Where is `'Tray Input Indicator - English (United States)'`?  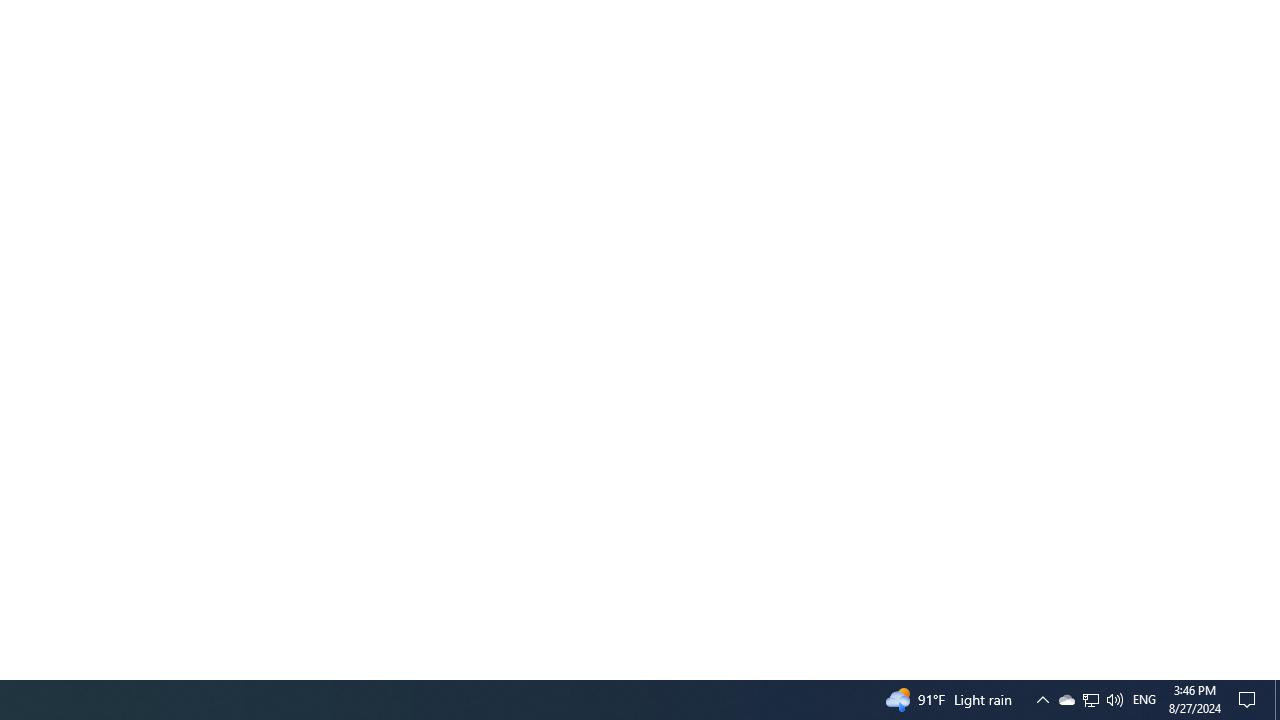 'Tray Input Indicator - English (United States)' is located at coordinates (1090, 698).